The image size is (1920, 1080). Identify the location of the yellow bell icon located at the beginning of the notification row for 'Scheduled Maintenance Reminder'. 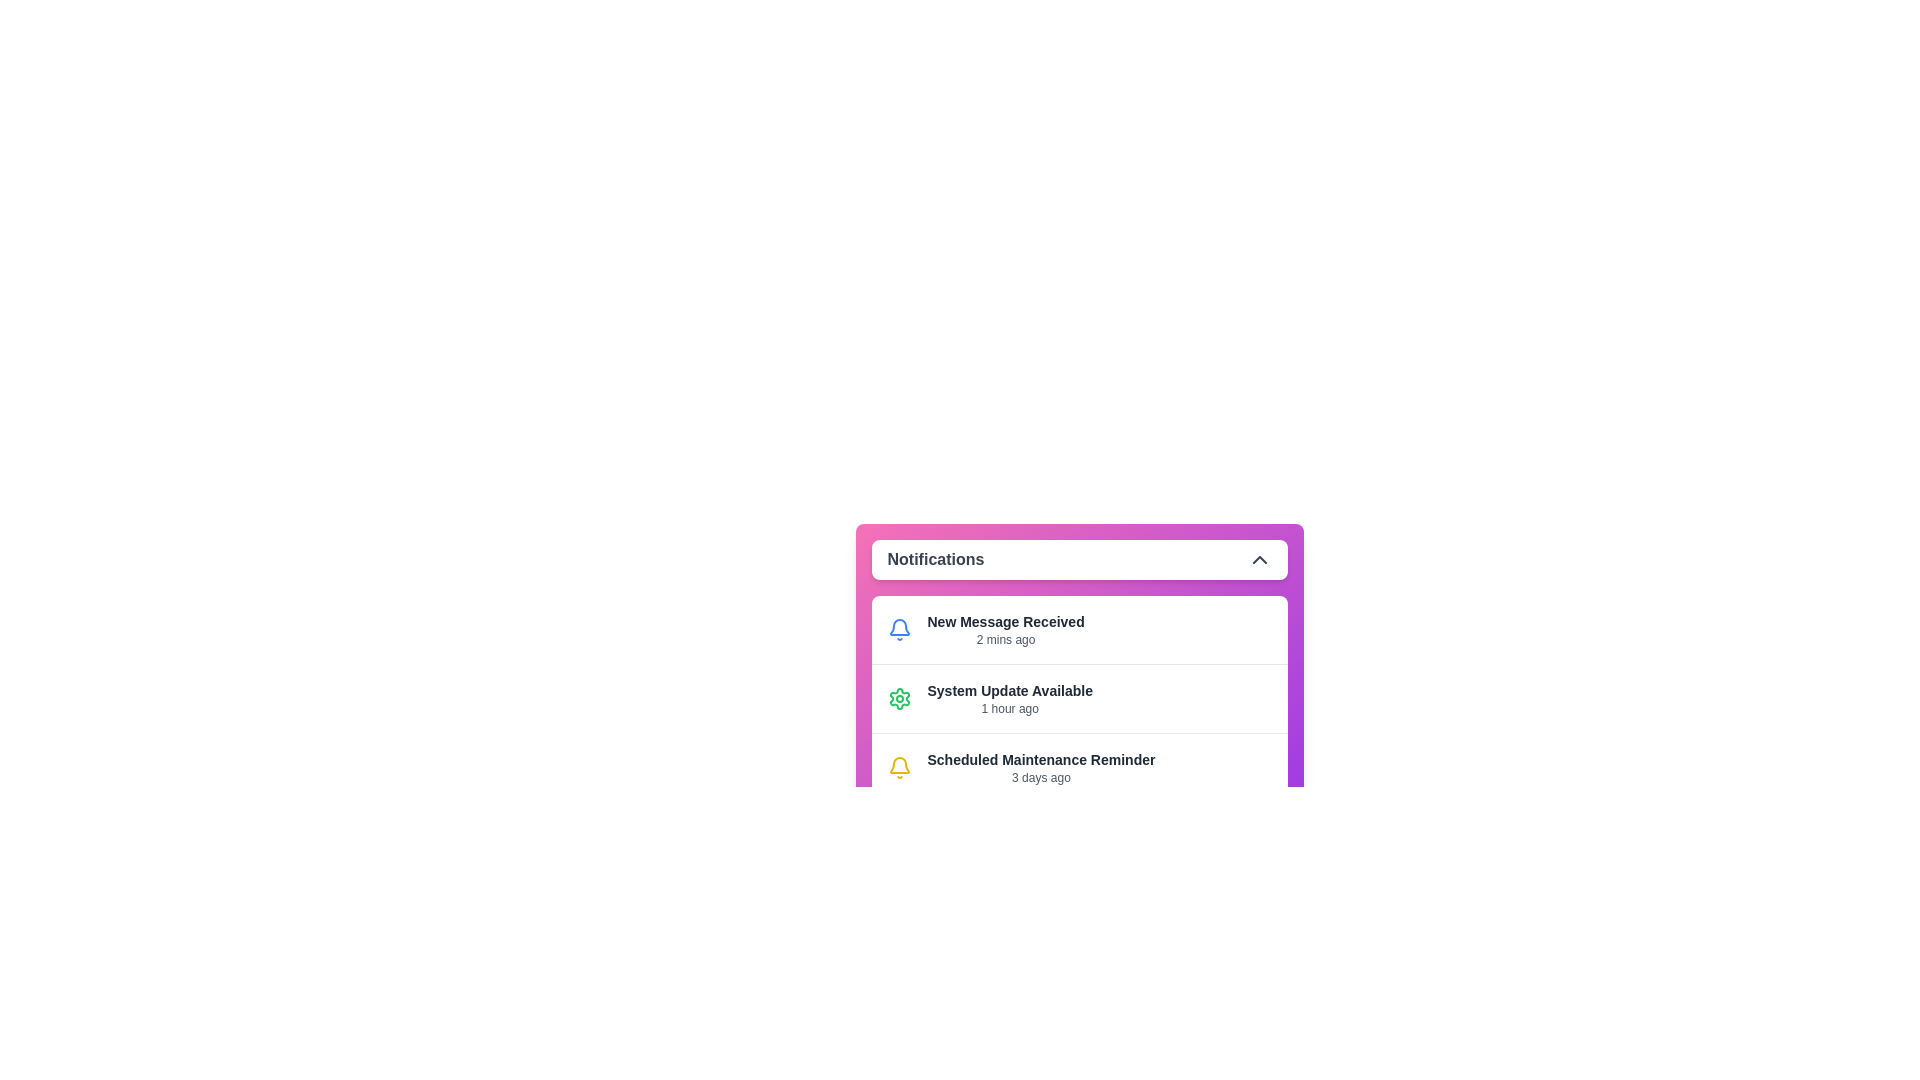
(898, 766).